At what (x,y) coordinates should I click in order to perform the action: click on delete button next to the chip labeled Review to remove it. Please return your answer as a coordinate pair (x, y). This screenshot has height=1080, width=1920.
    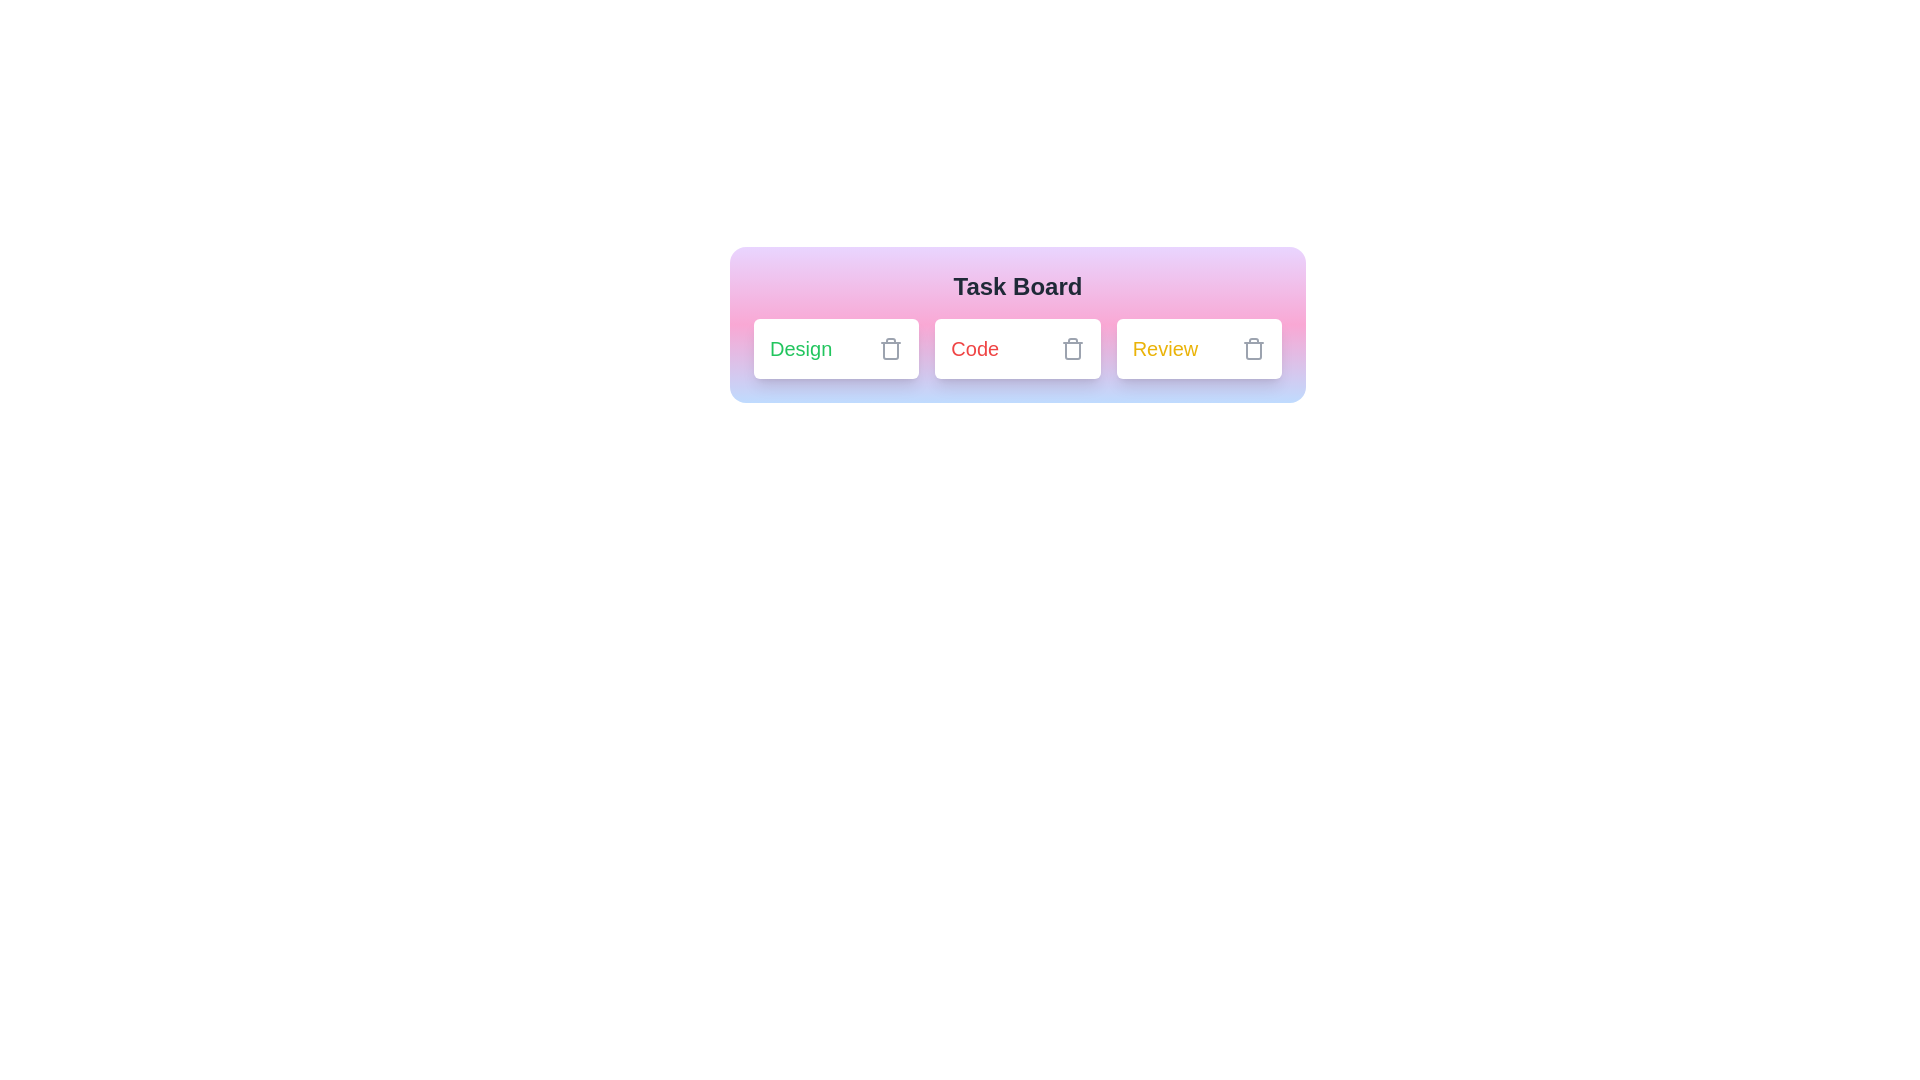
    Looking at the image, I should click on (1252, 347).